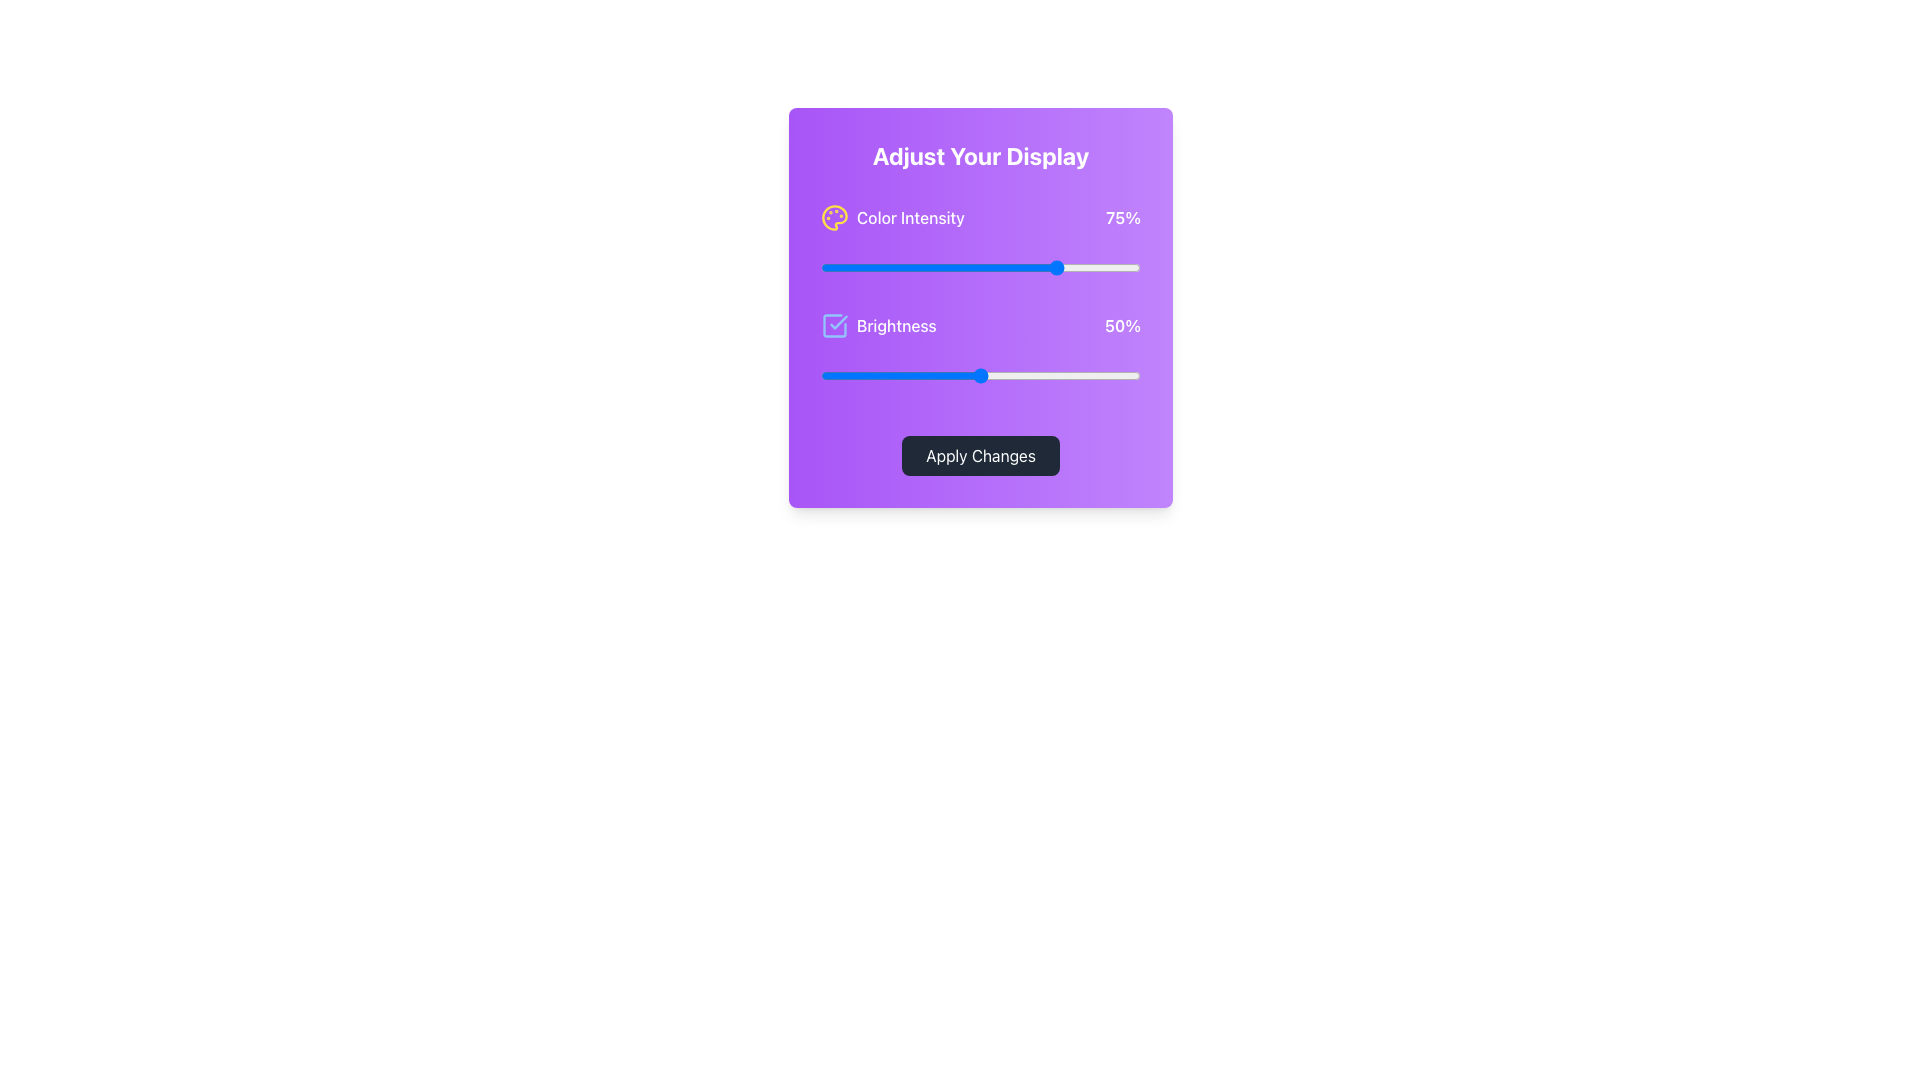 Image resolution: width=1920 pixels, height=1080 pixels. Describe the element at coordinates (944, 375) in the screenshot. I see `the Brightness slider` at that location.